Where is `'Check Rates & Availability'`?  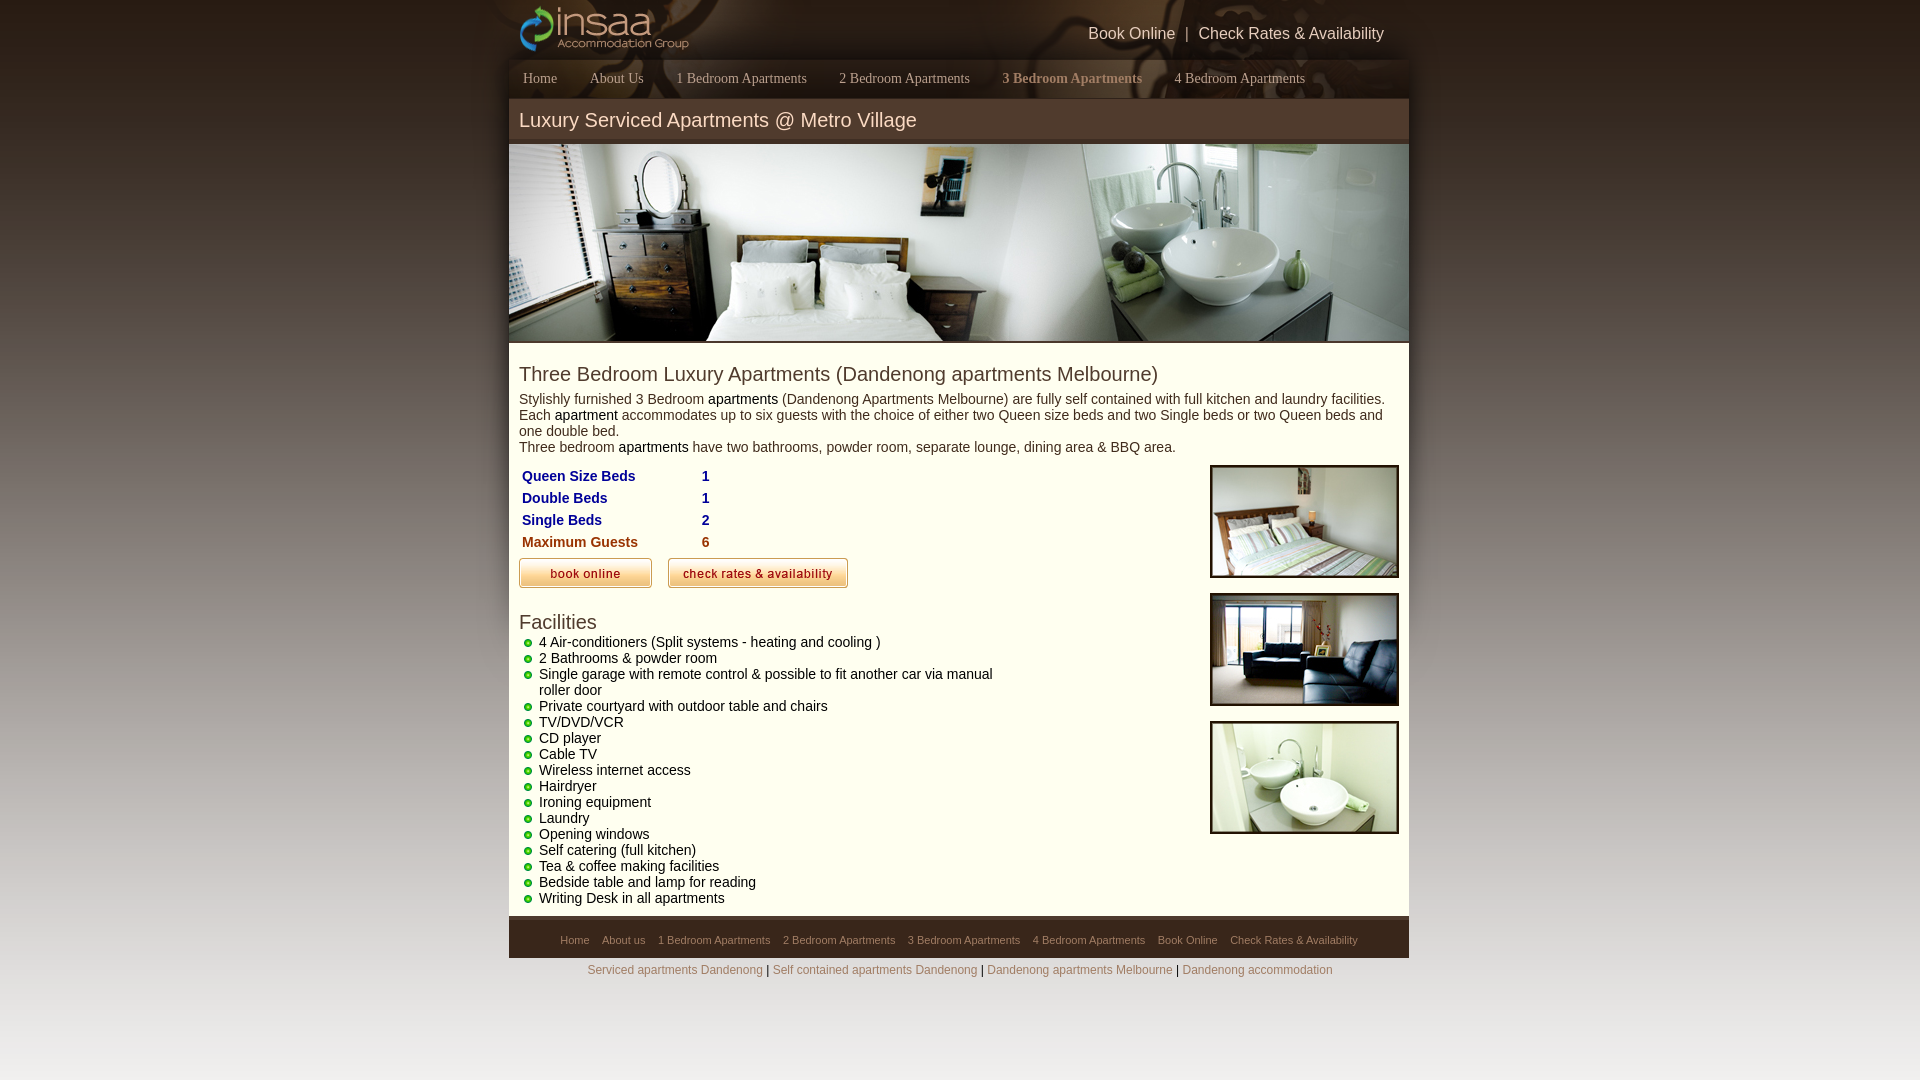 'Check Rates & Availability' is located at coordinates (1291, 34).